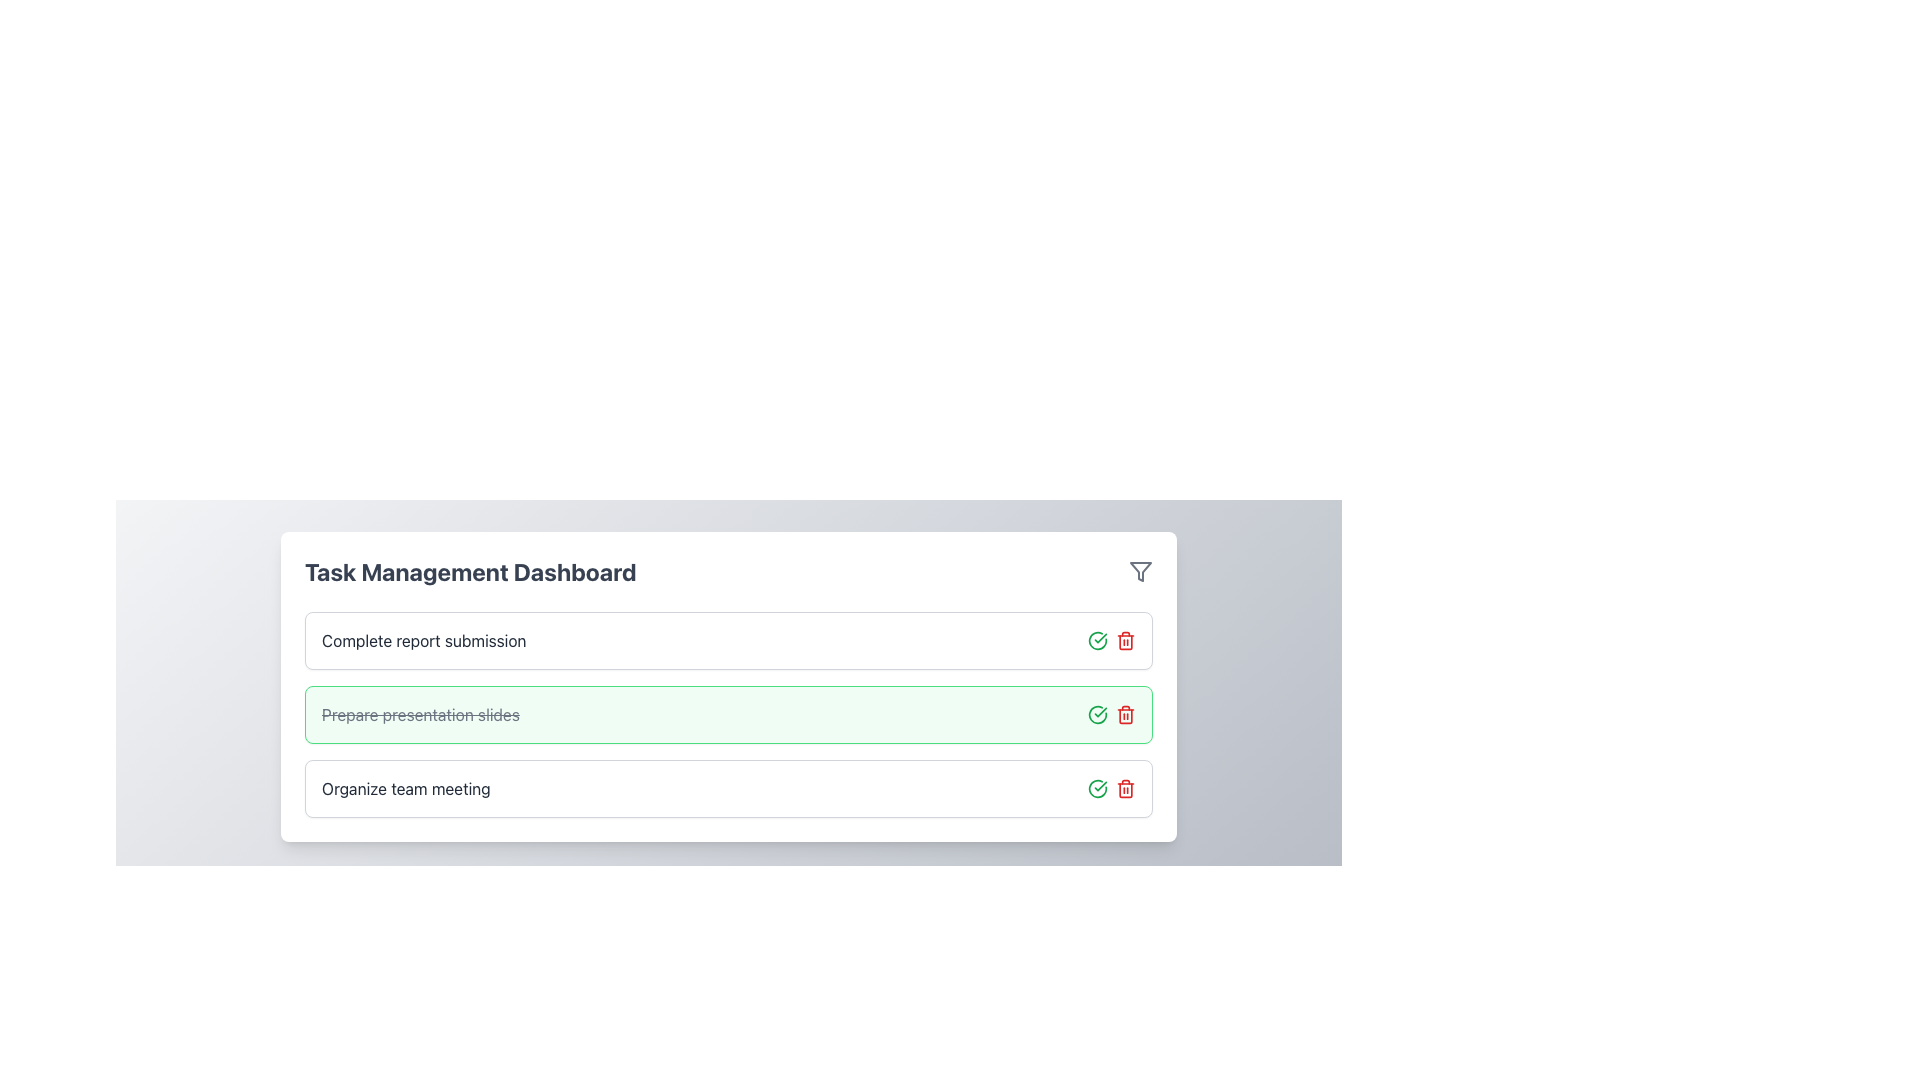 The height and width of the screenshot is (1080, 1920). I want to click on the red trash can icon button, which is styled with 'text-red-600' and 'hover:text-red-700' classes, to change its color to a darker red, so click(1126, 713).